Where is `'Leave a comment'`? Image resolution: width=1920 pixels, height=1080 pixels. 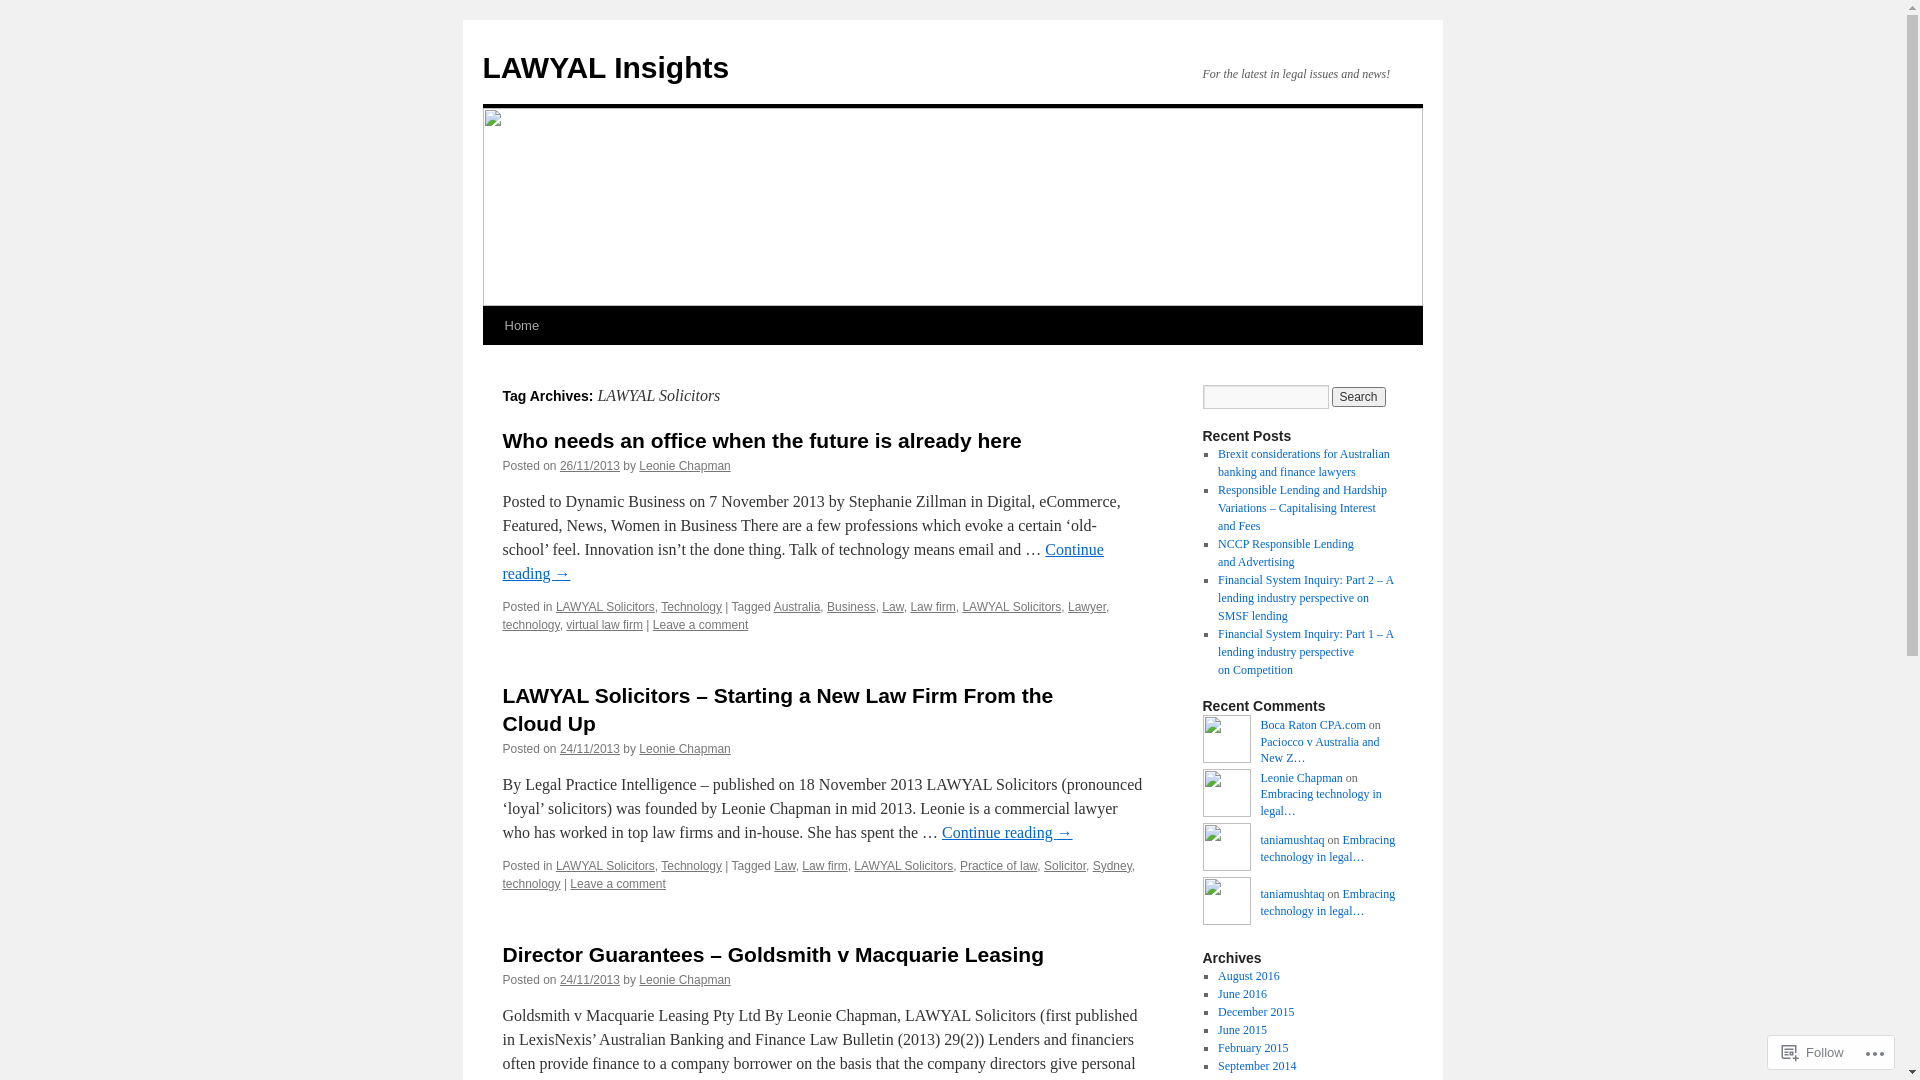
'Leave a comment' is located at coordinates (700, 623).